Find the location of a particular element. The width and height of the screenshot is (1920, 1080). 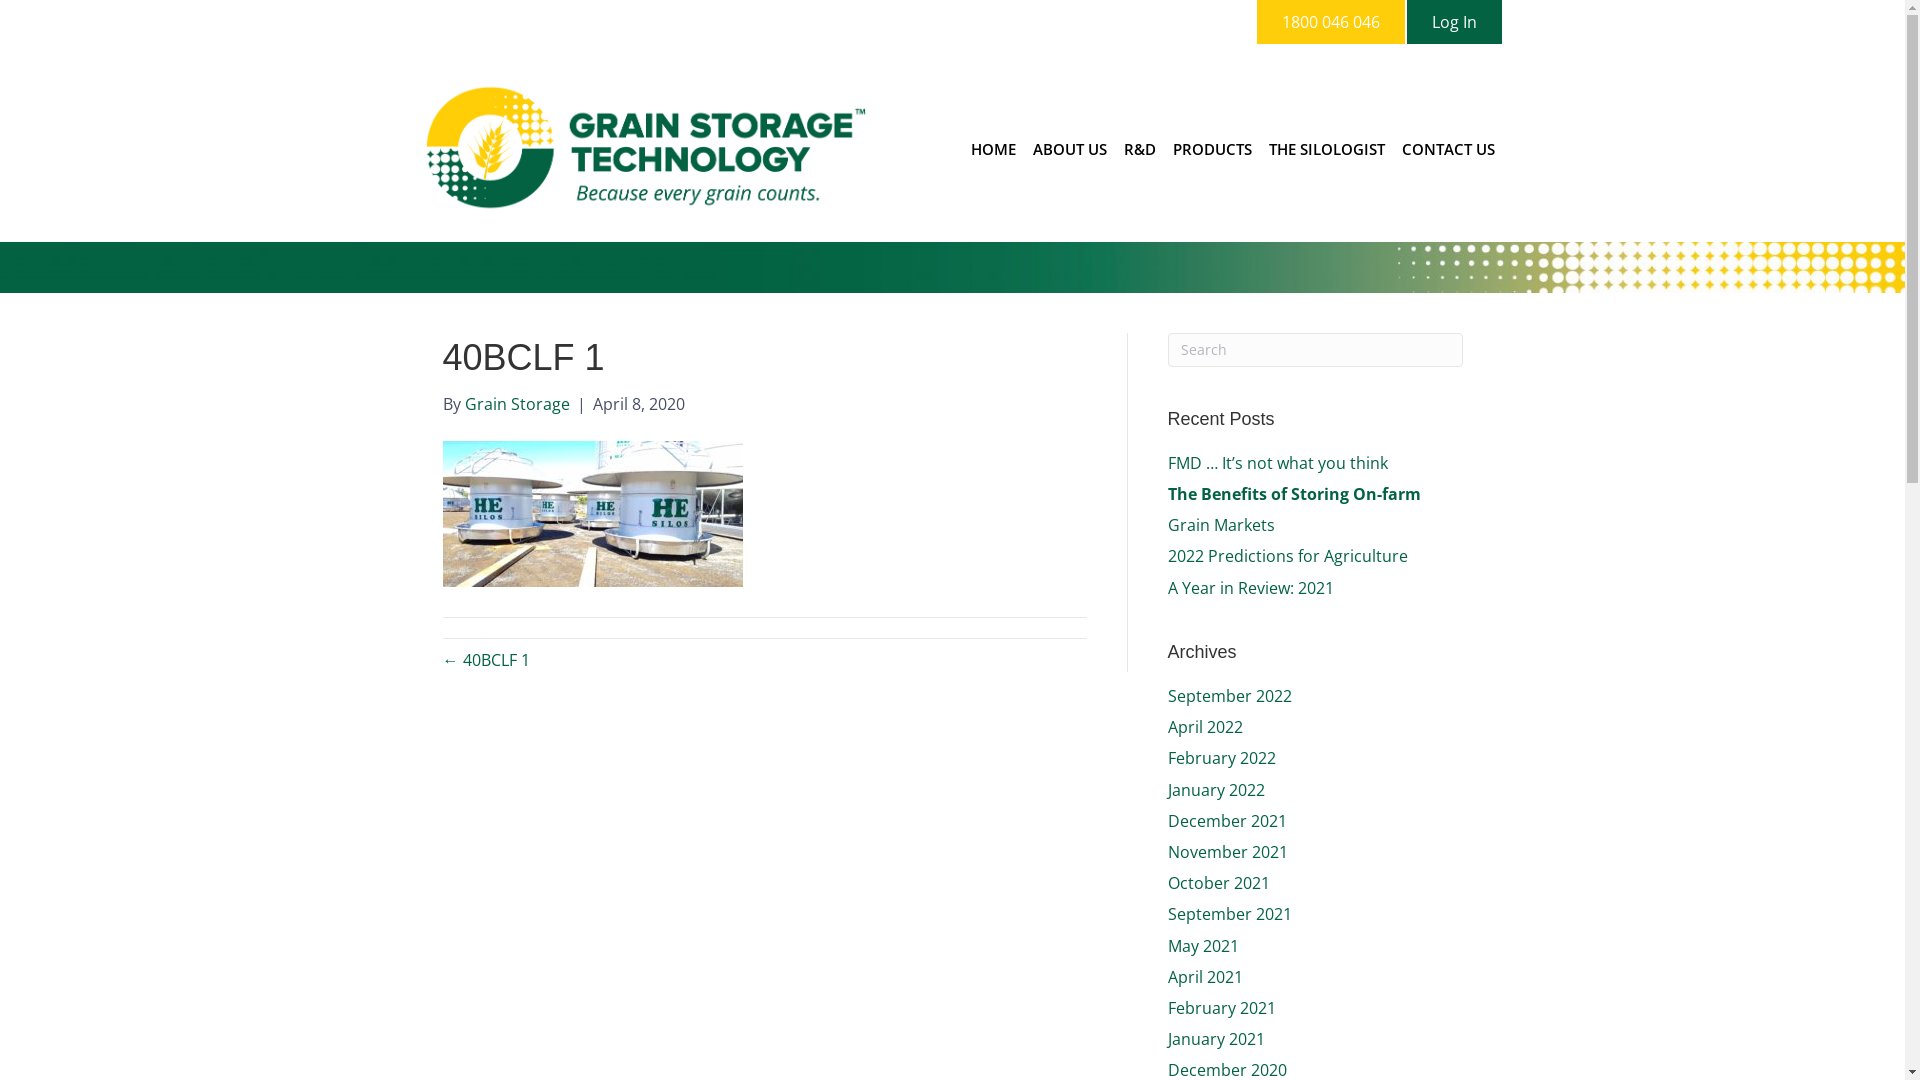

'A Year in Review: 2021' is located at coordinates (1250, 586).